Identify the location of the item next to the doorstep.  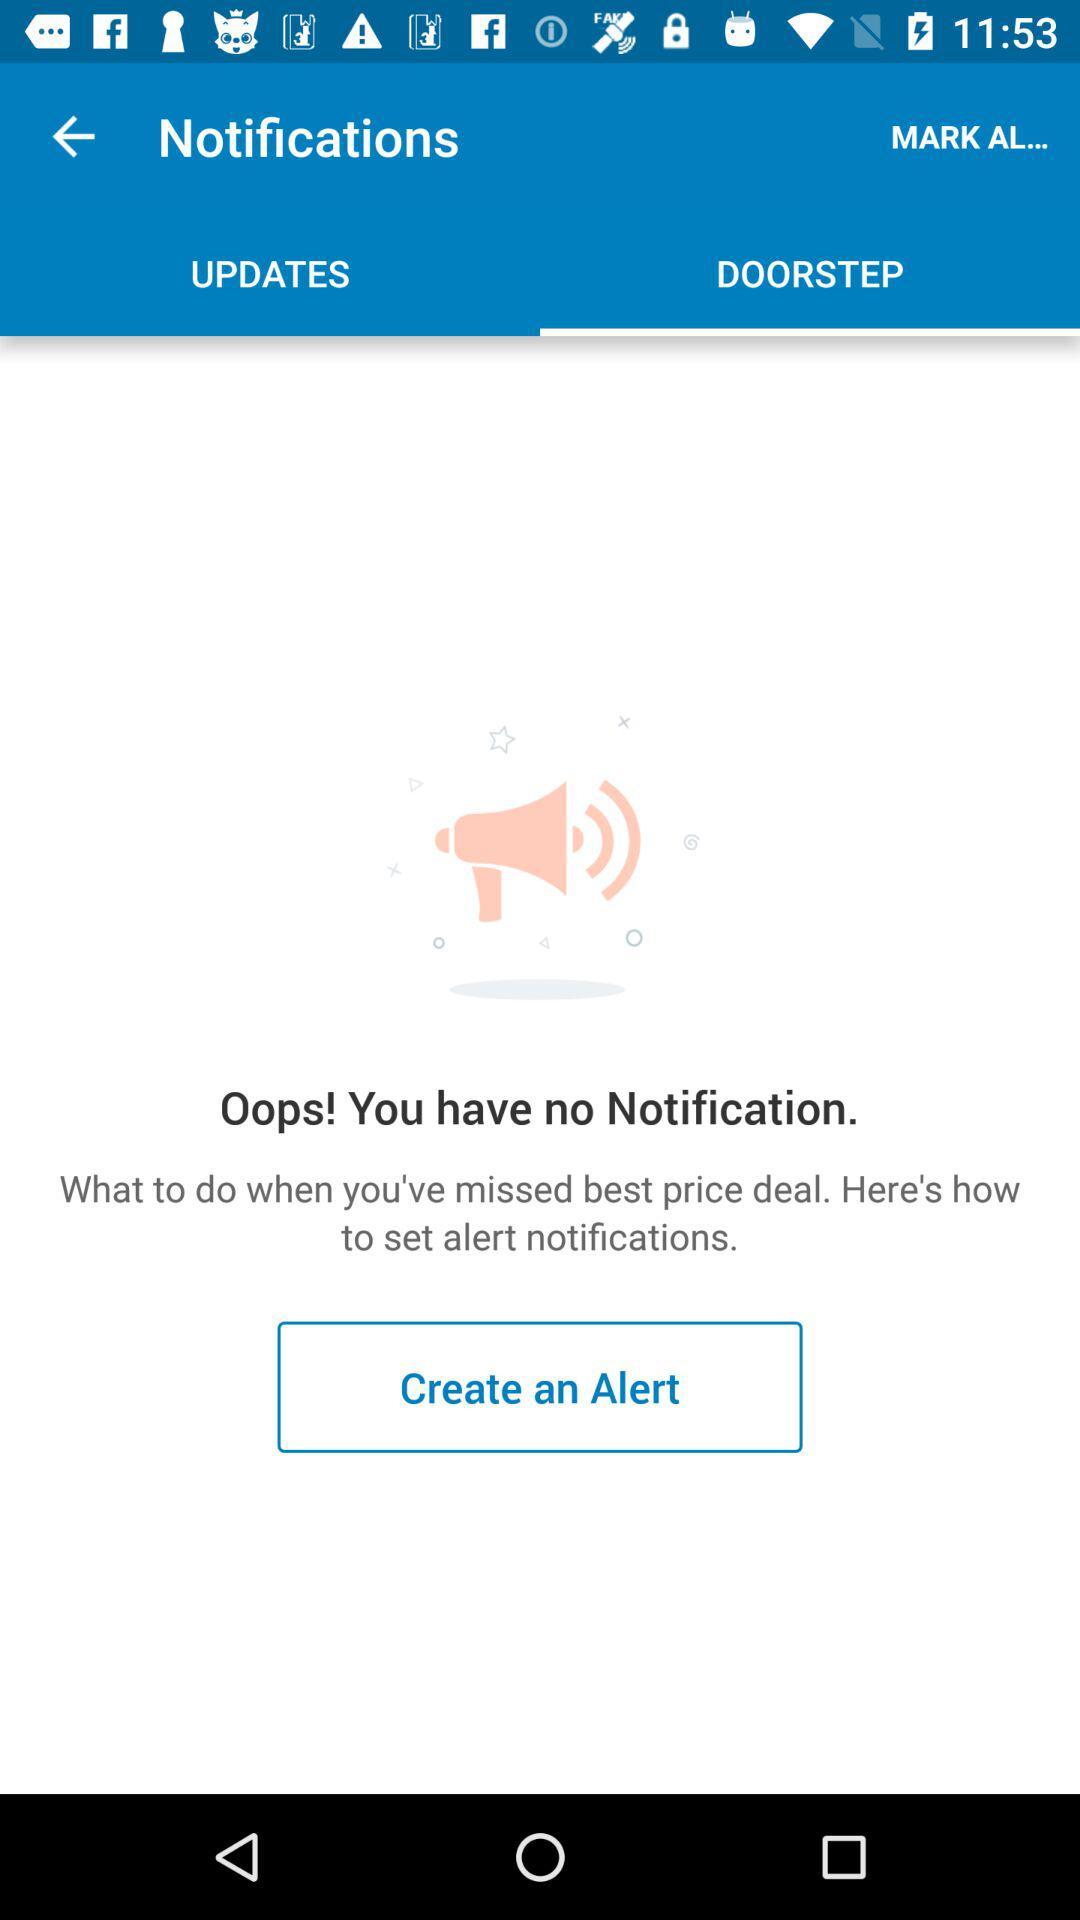
(270, 272).